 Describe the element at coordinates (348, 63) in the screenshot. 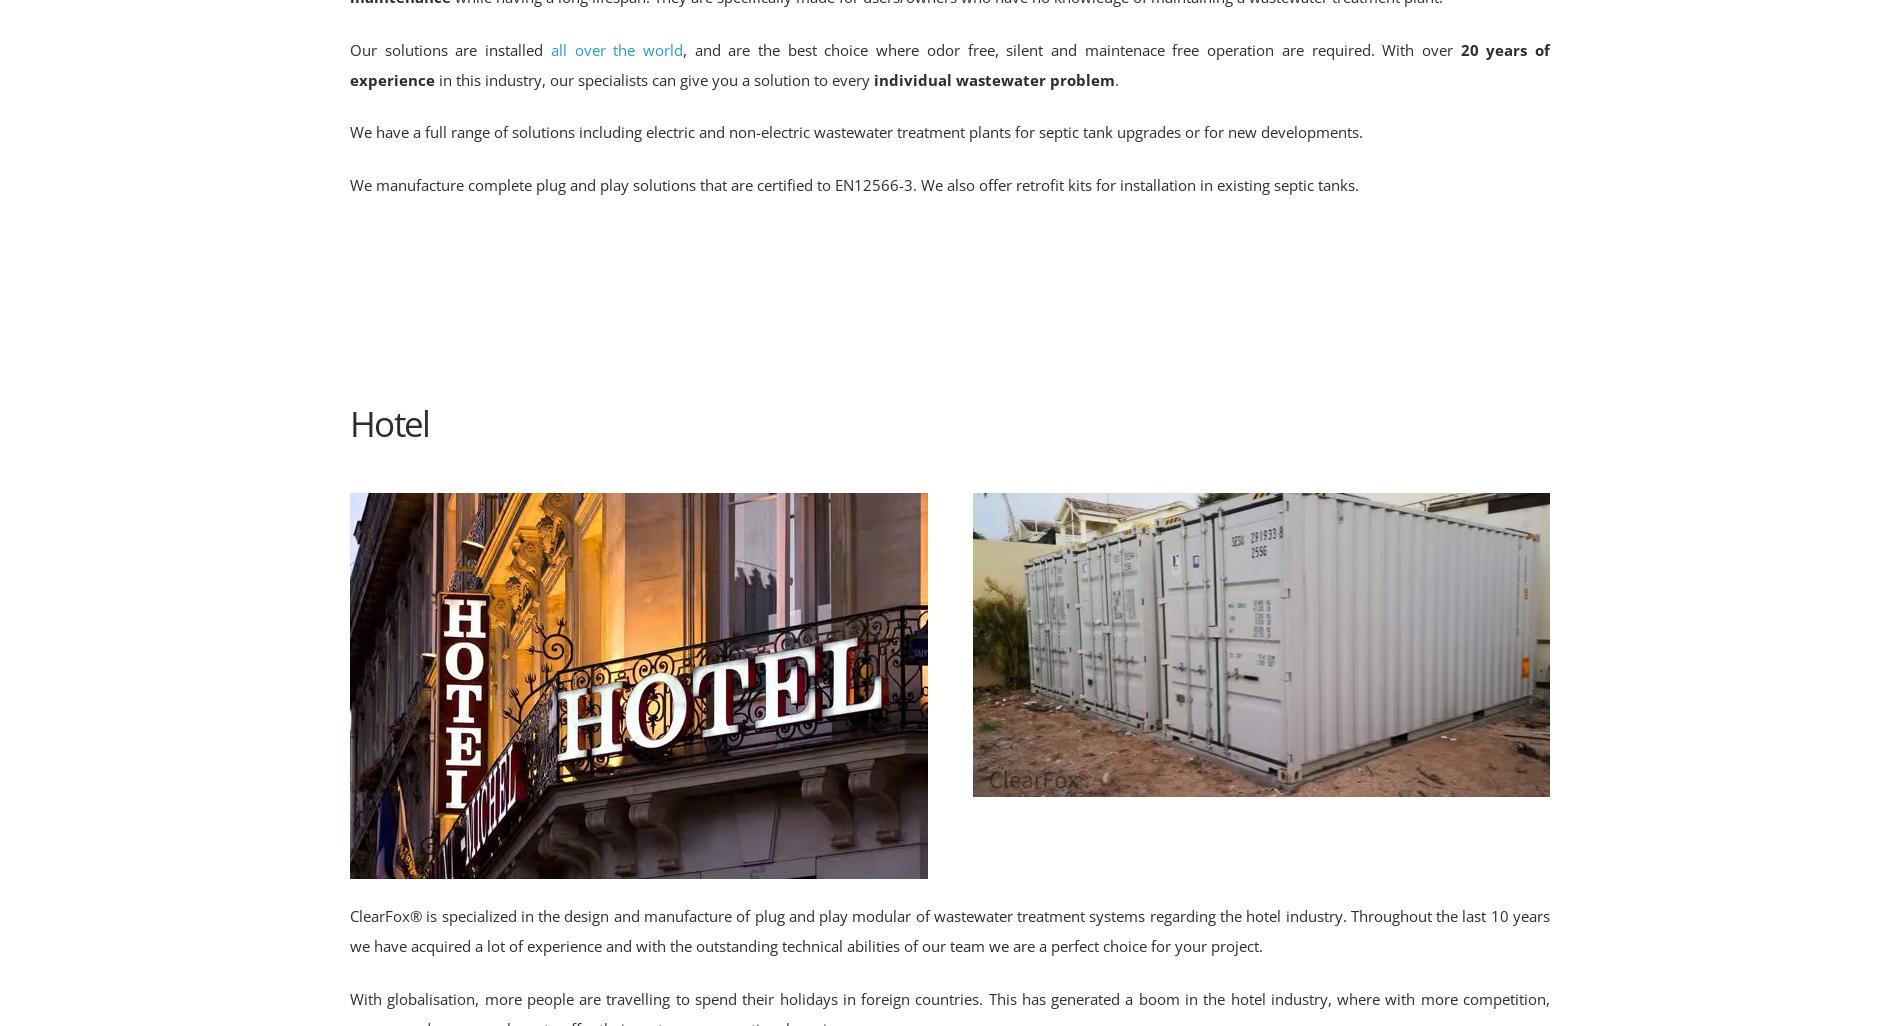

I see `'20 years of experience'` at that location.